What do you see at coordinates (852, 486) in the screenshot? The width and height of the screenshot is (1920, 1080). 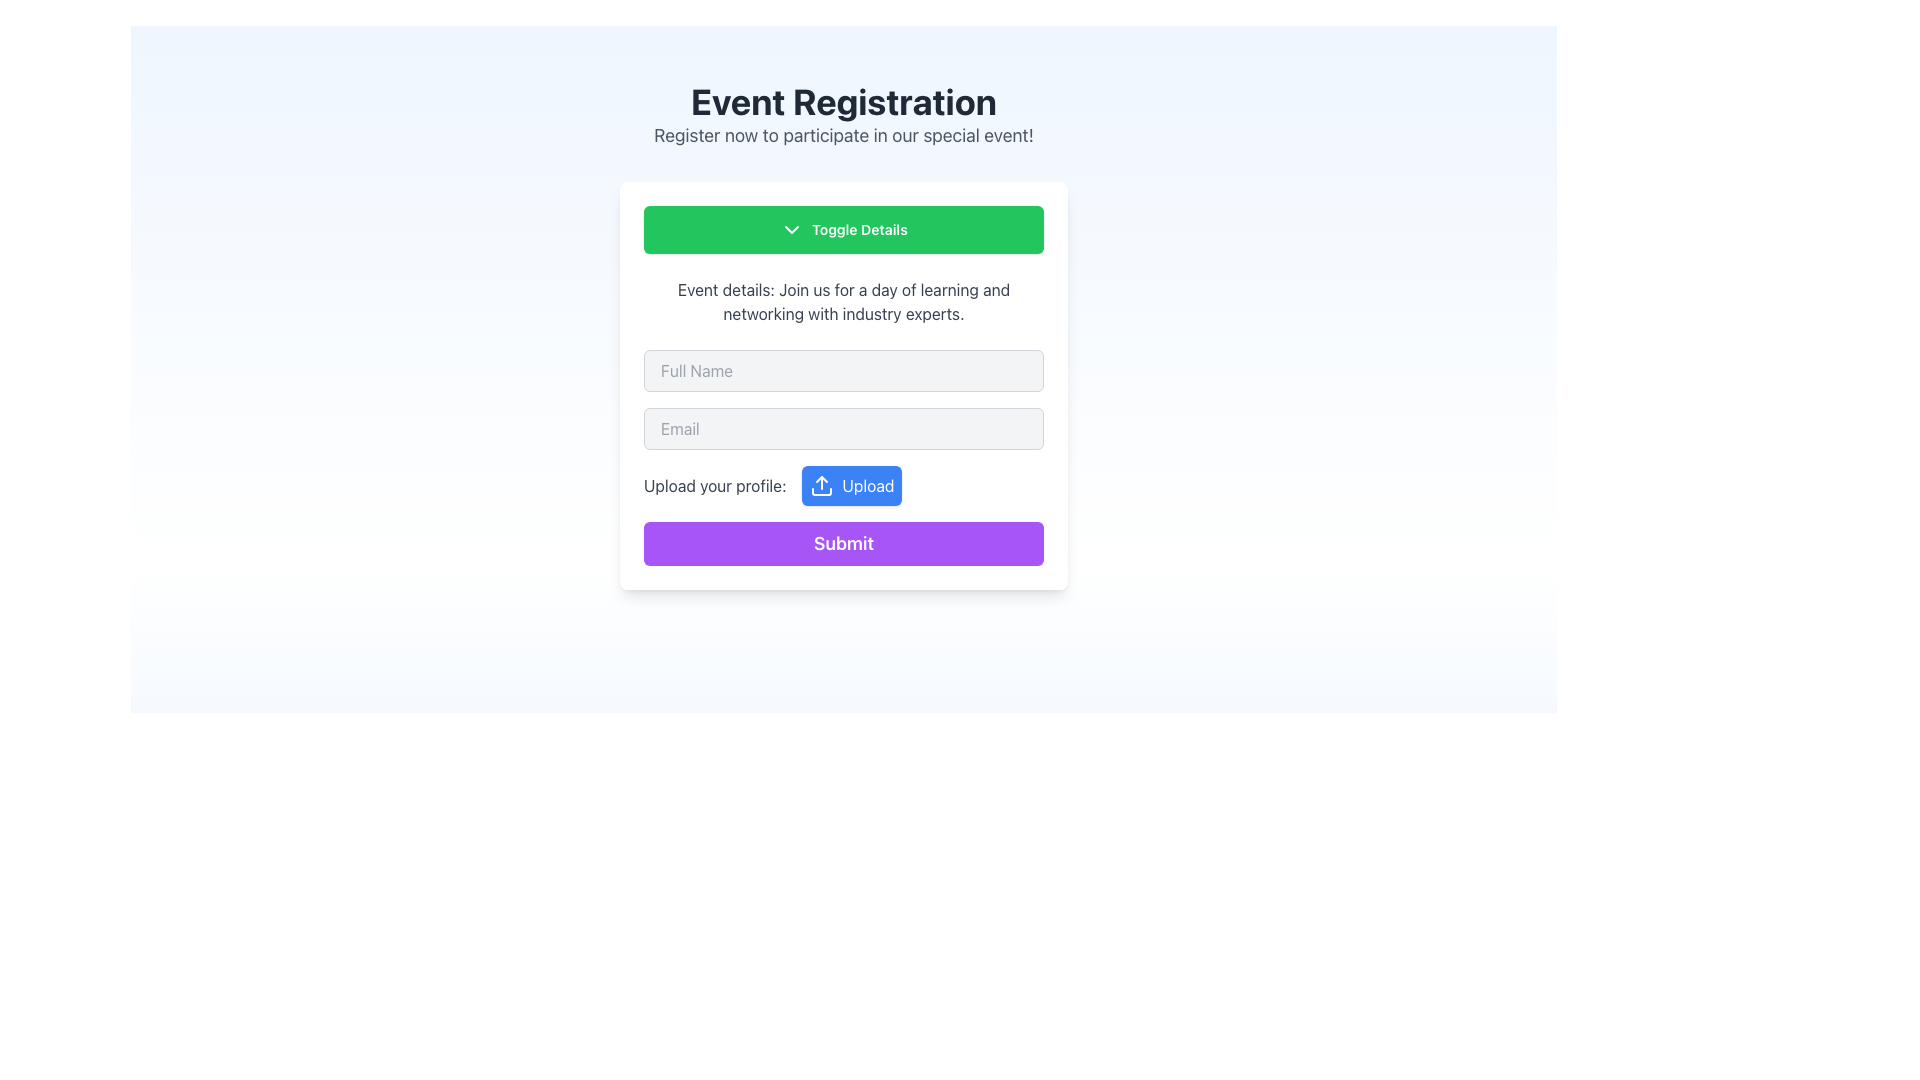 I see `the blue rectangular 'Upload' button with an upward arrow icon` at bounding box center [852, 486].